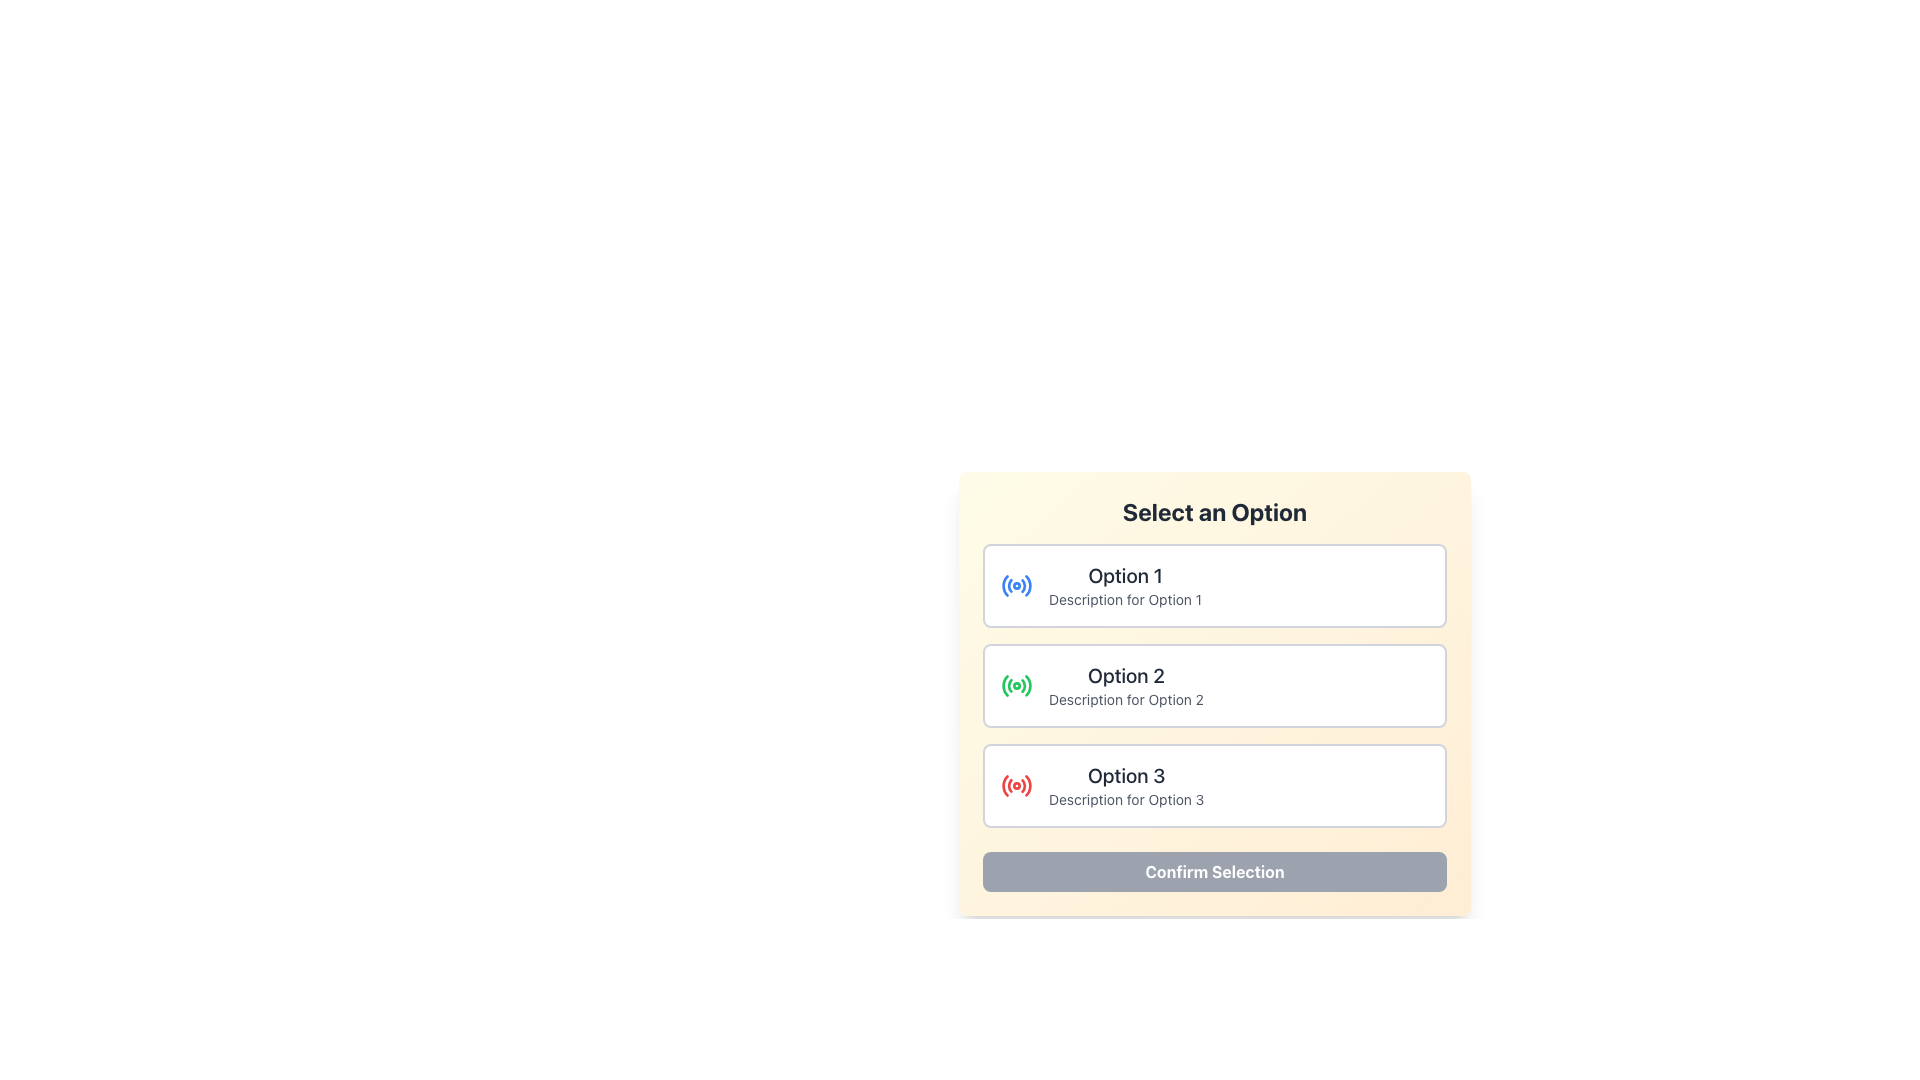 This screenshot has width=1920, height=1080. Describe the element at coordinates (1017, 785) in the screenshot. I see `the radio icon representing 'Option 3' in the list of options` at that location.